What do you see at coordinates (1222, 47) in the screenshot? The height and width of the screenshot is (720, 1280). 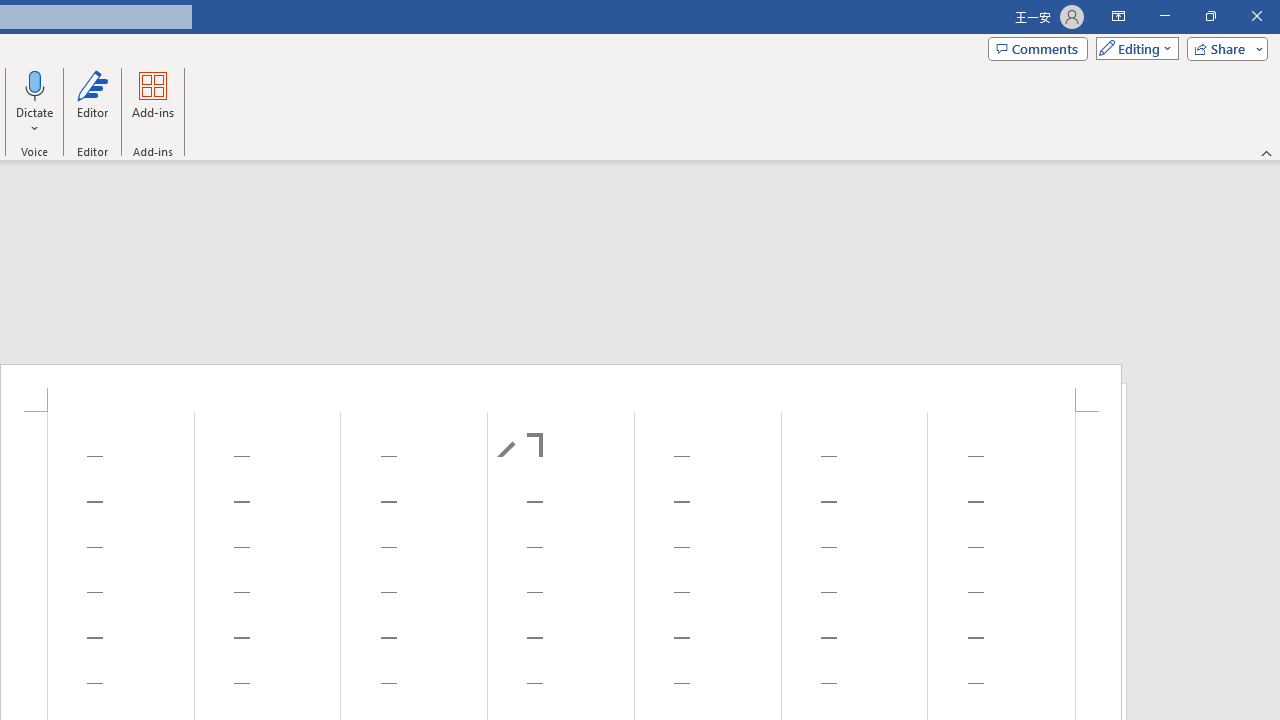 I see `'Share'` at bounding box center [1222, 47].